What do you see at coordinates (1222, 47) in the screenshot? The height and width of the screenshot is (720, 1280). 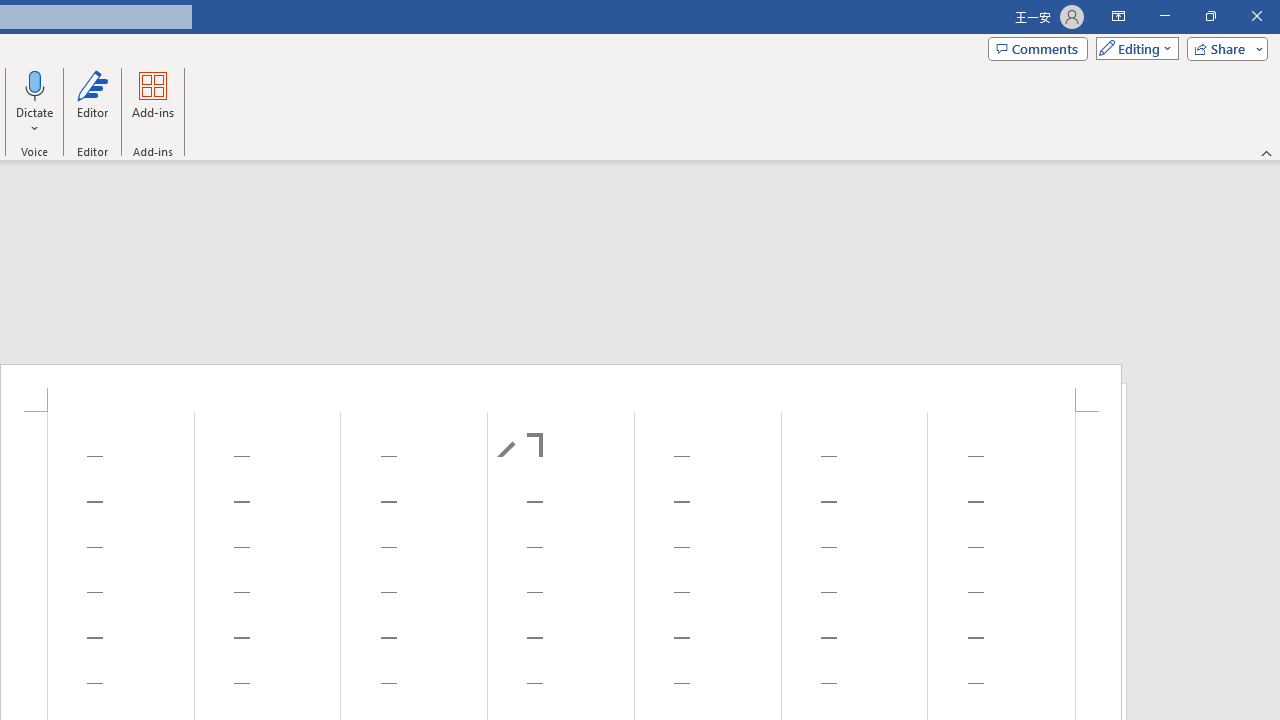 I see `'Share'` at bounding box center [1222, 47].